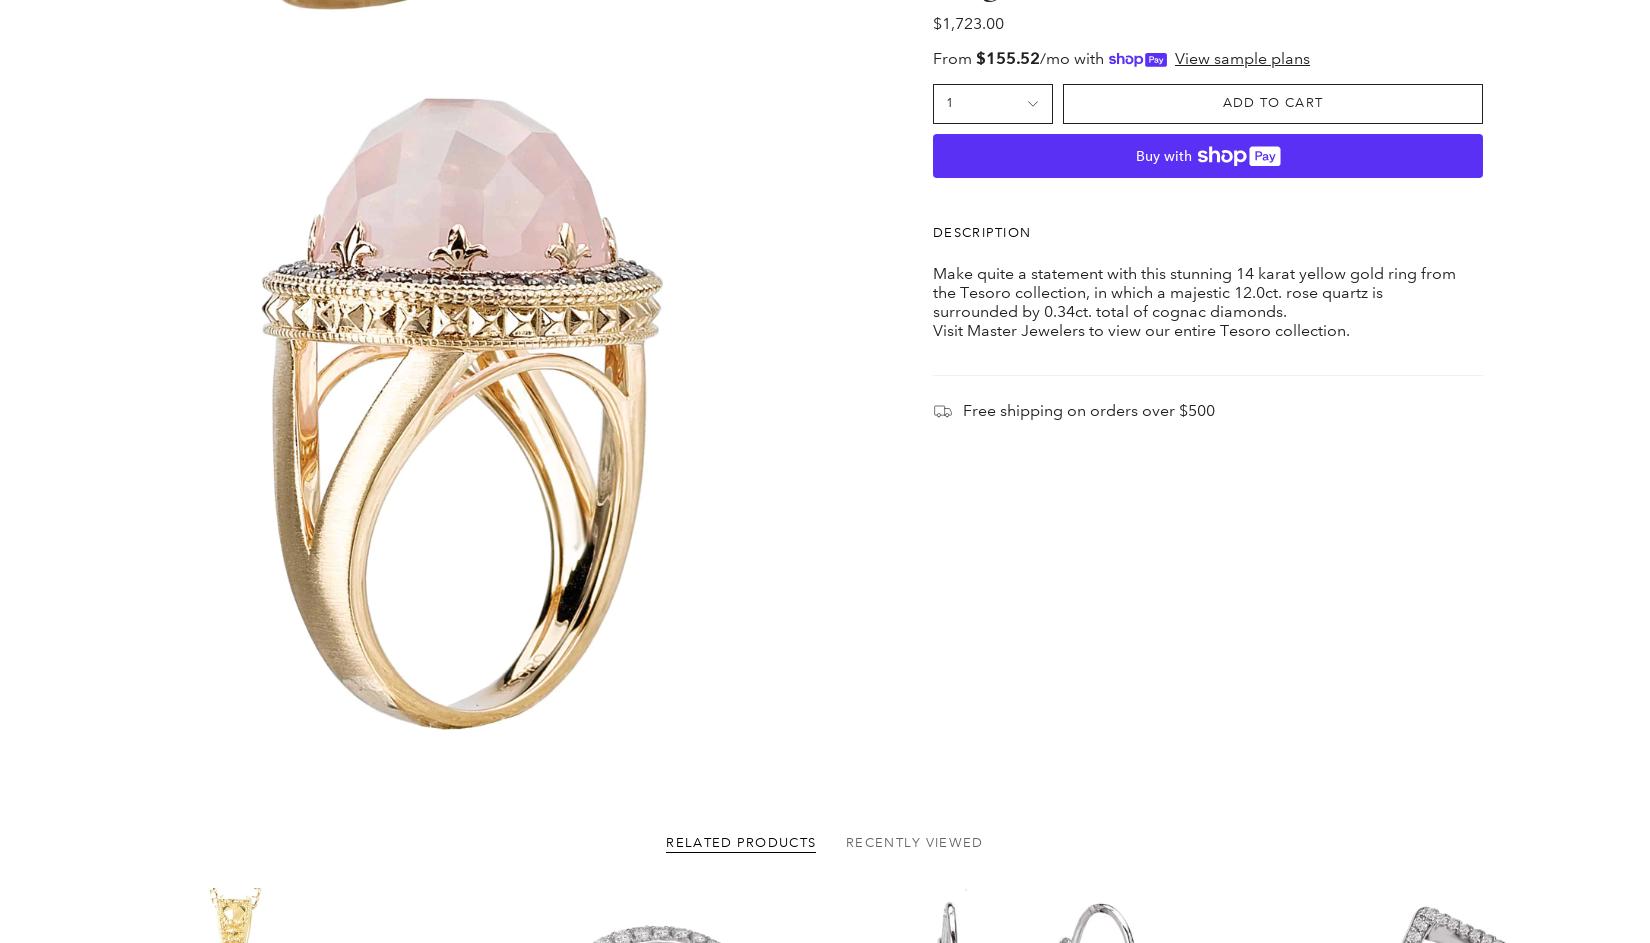  What do you see at coordinates (1104, 823) in the screenshot?
I see `'Sunday & Monday: Closed'` at bounding box center [1104, 823].